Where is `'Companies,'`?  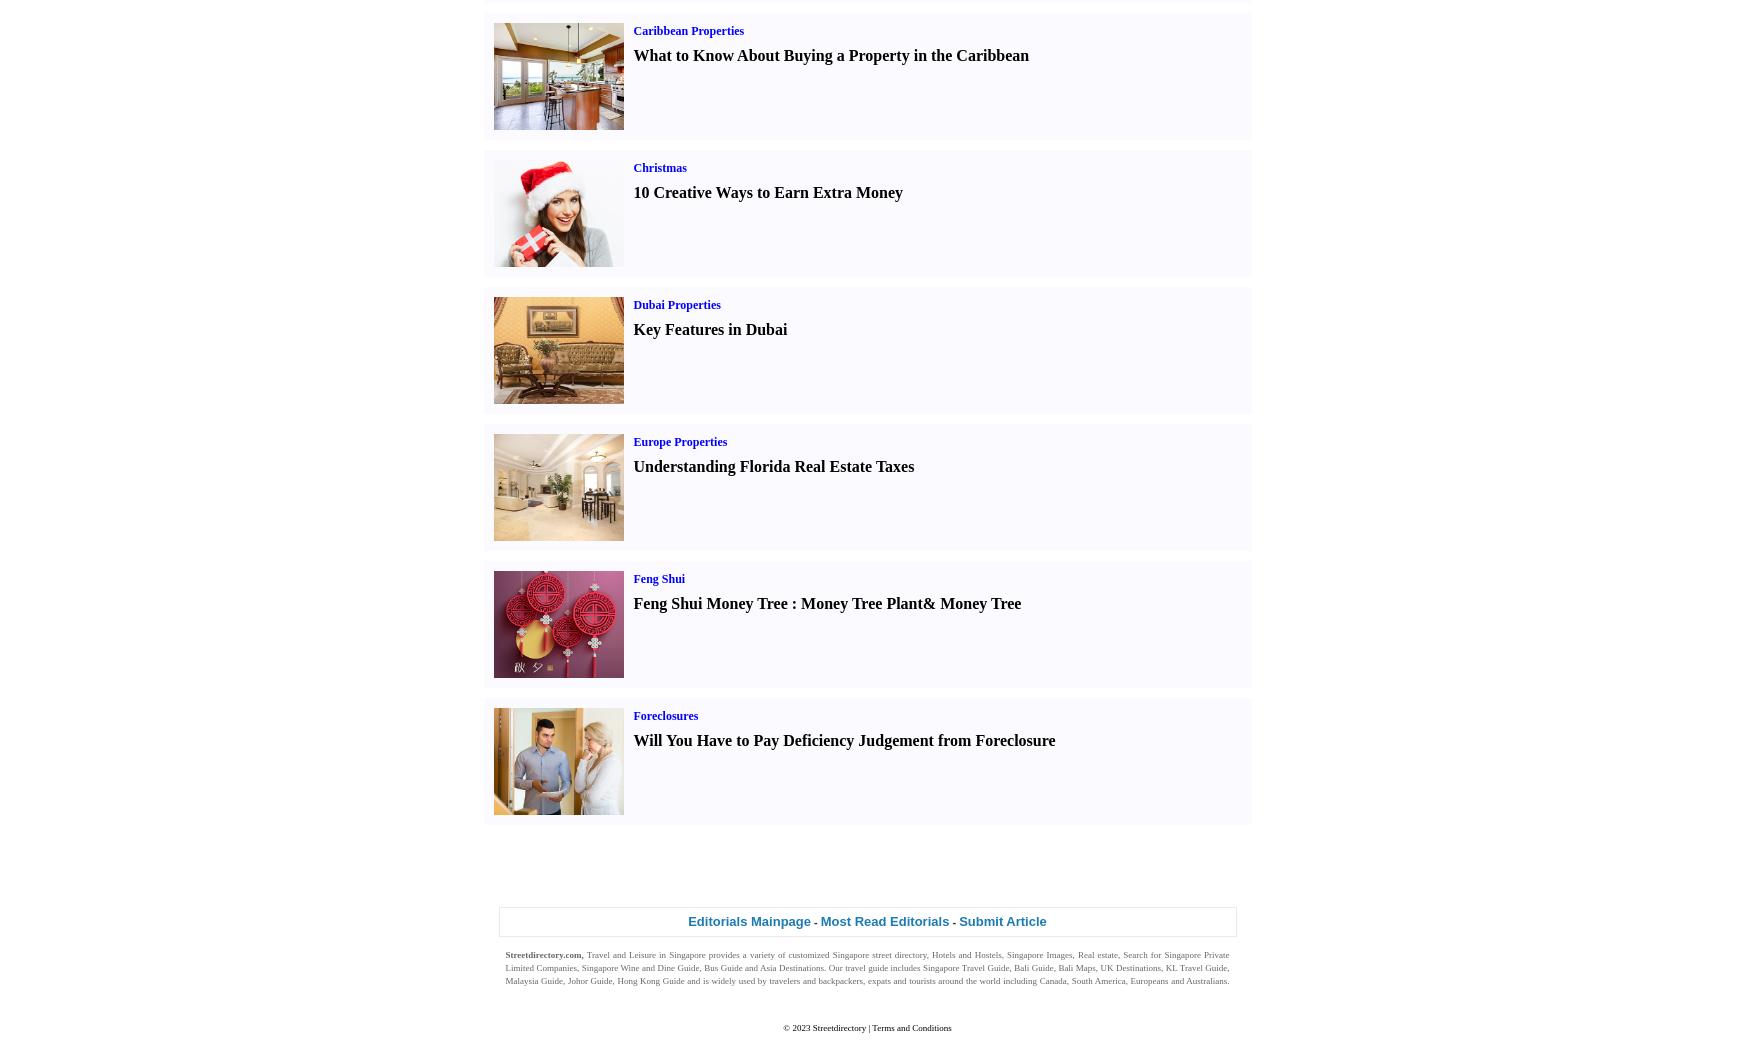
'Companies,' is located at coordinates (556, 966).